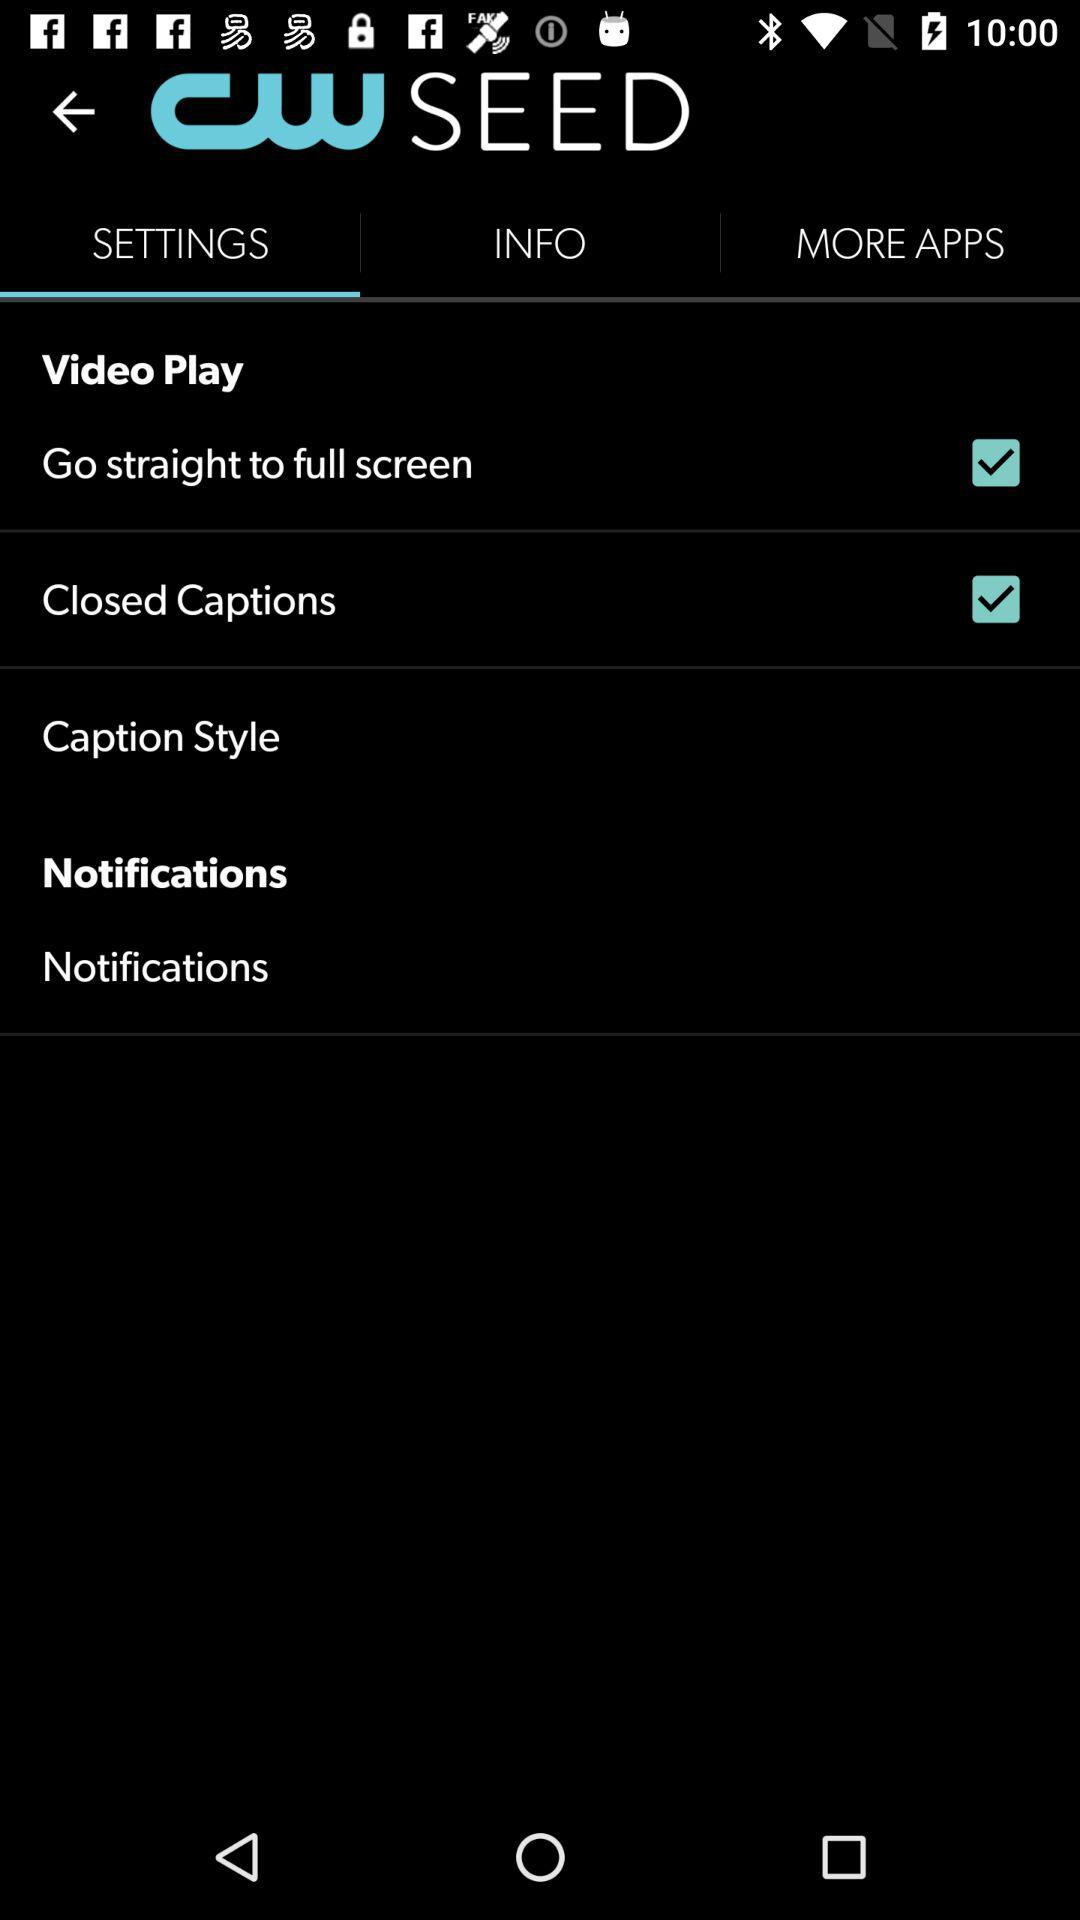 The width and height of the screenshot is (1080, 1920). What do you see at coordinates (540, 347) in the screenshot?
I see `the icon below settings icon` at bounding box center [540, 347].